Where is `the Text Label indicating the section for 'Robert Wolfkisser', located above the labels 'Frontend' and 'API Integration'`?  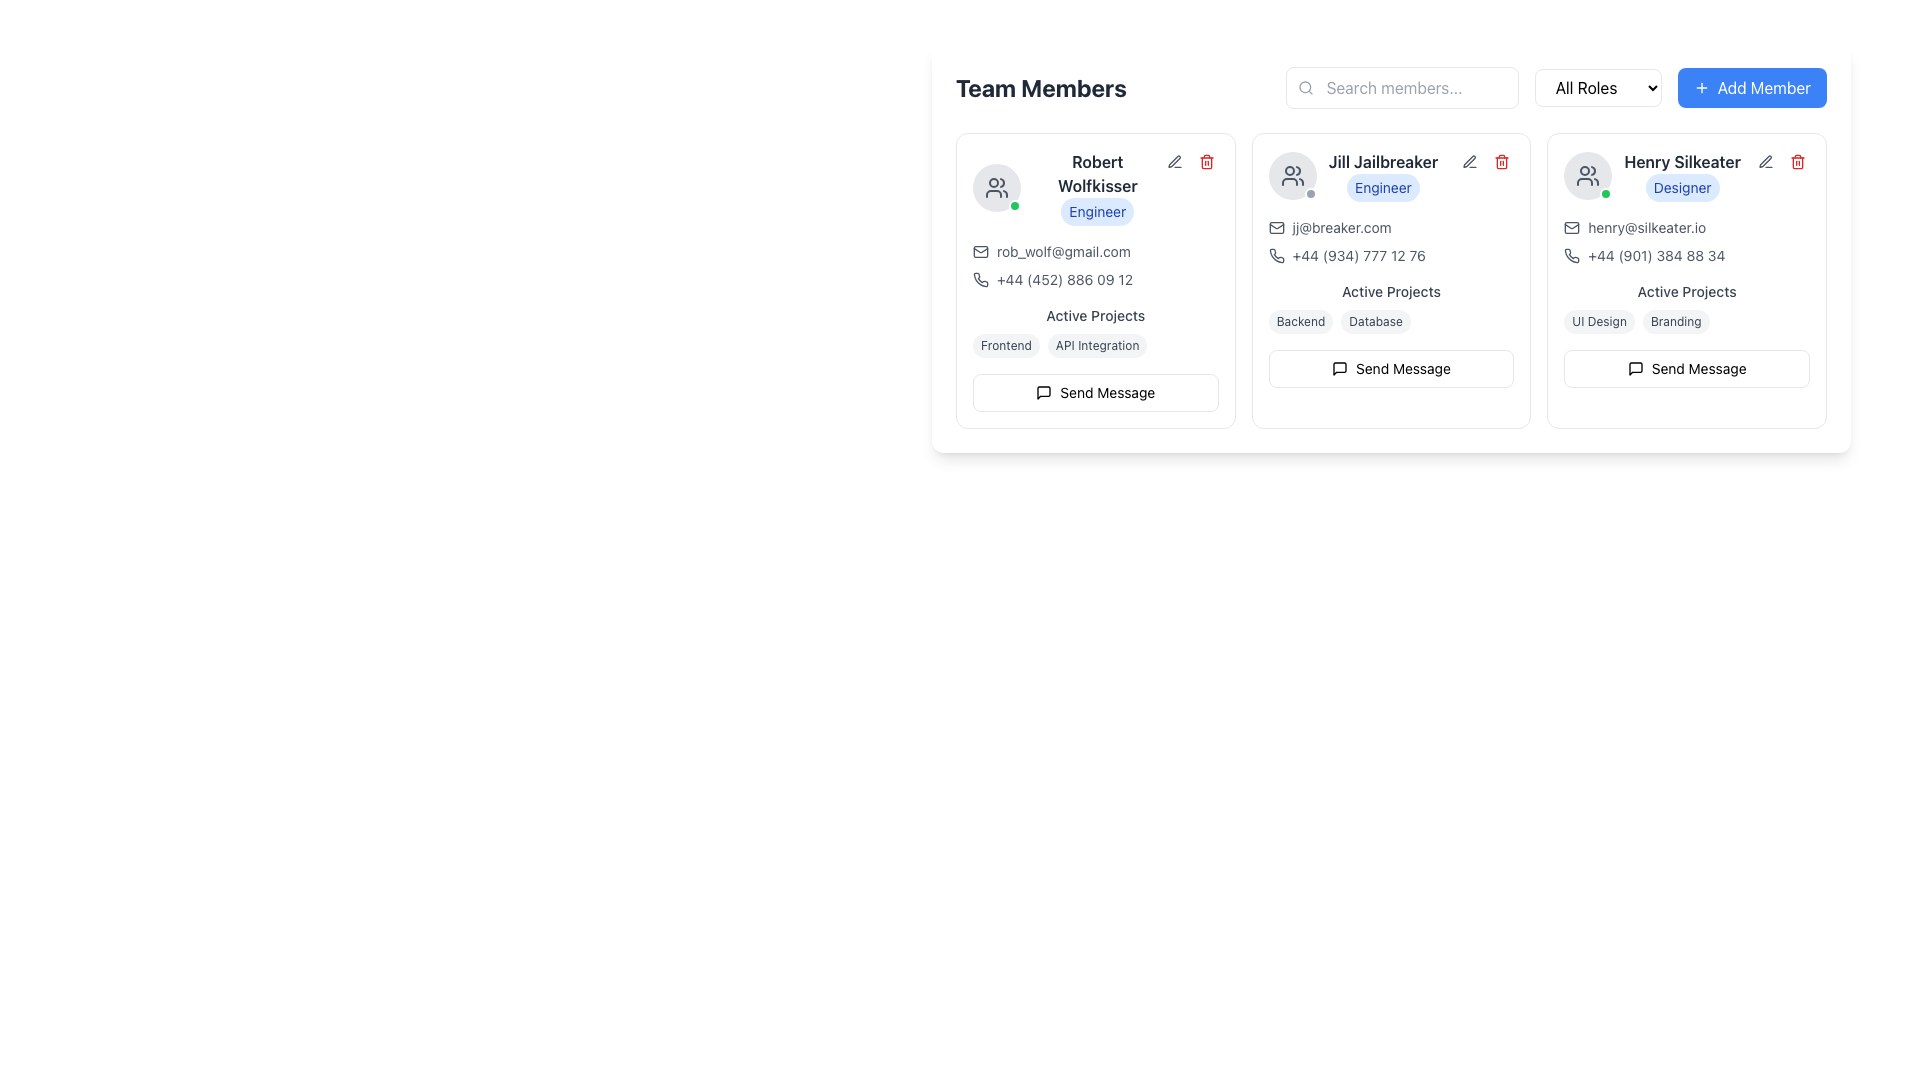 the Text Label indicating the section for 'Robert Wolfkisser', located above the labels 'Frontend' and 'API Integration' is located at coordinates (1094, 315).